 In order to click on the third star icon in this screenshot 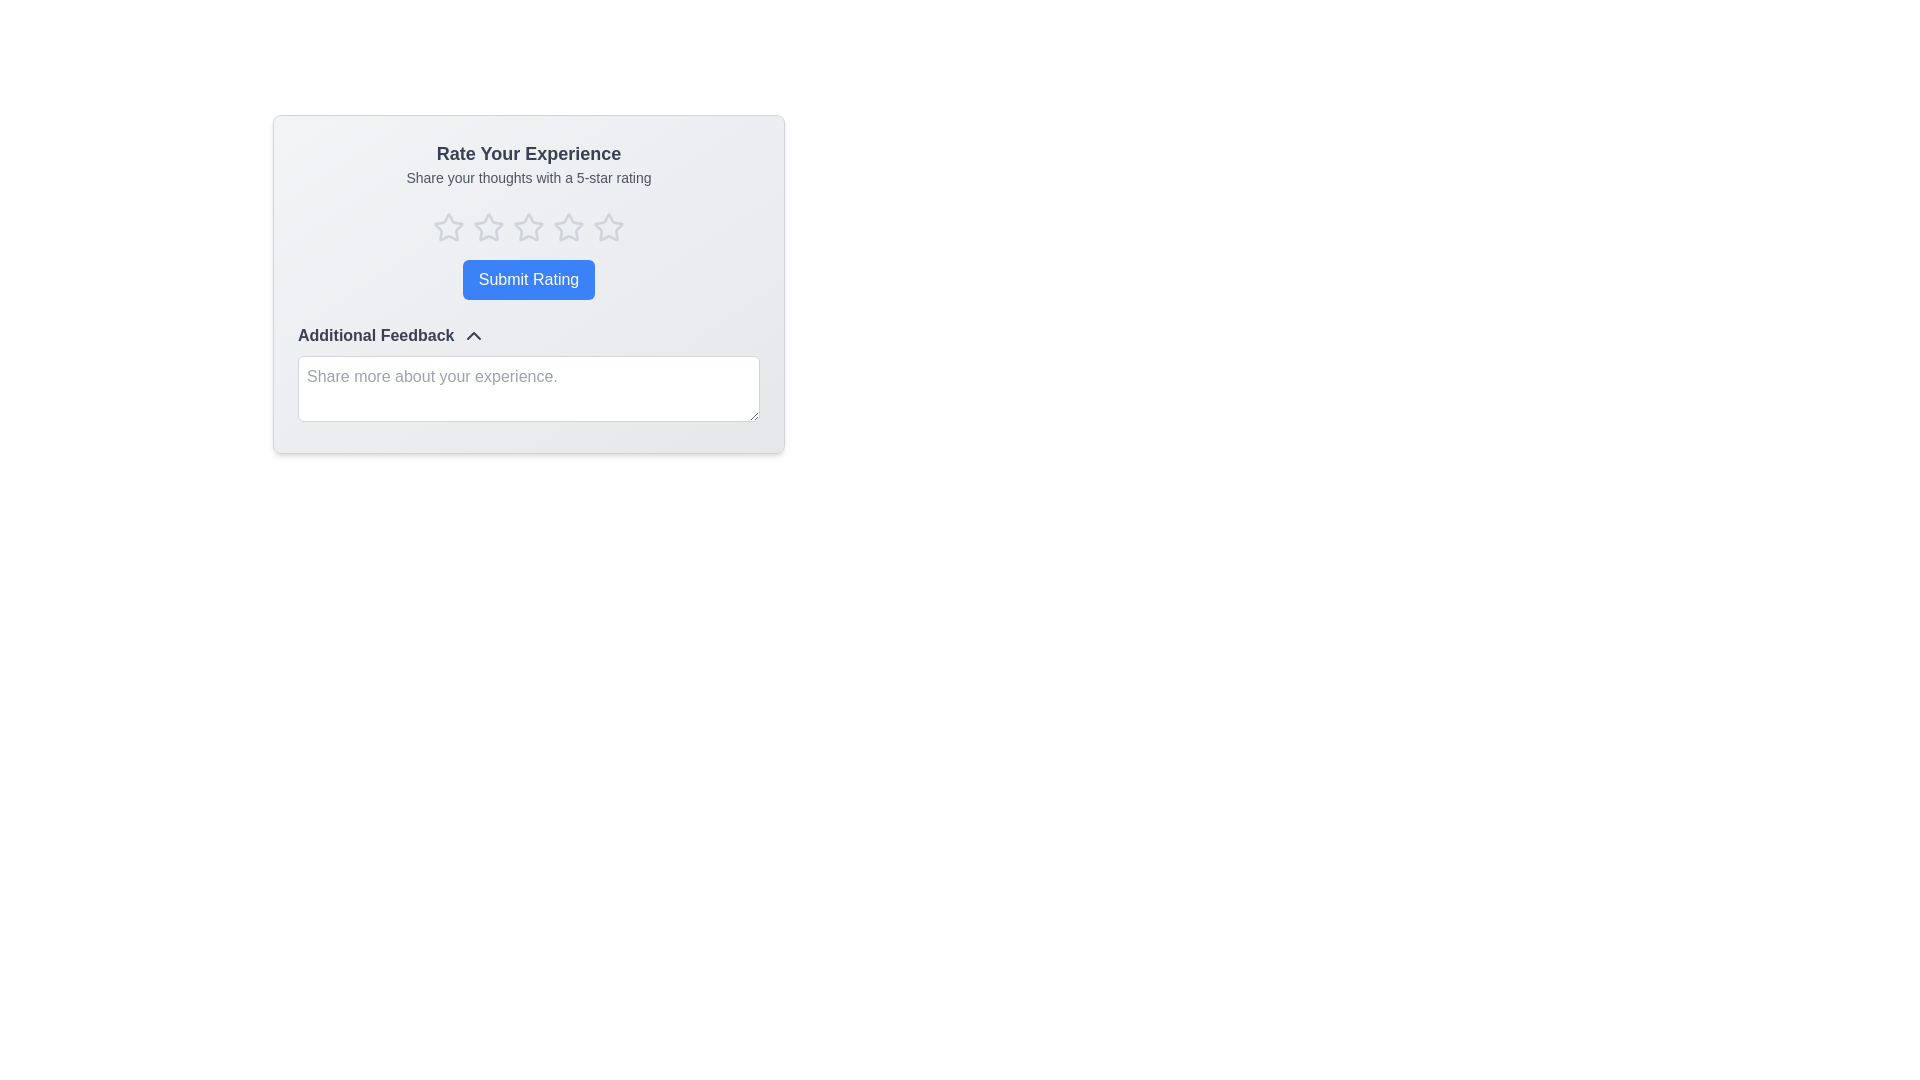, I will do `click(528, 226)`.